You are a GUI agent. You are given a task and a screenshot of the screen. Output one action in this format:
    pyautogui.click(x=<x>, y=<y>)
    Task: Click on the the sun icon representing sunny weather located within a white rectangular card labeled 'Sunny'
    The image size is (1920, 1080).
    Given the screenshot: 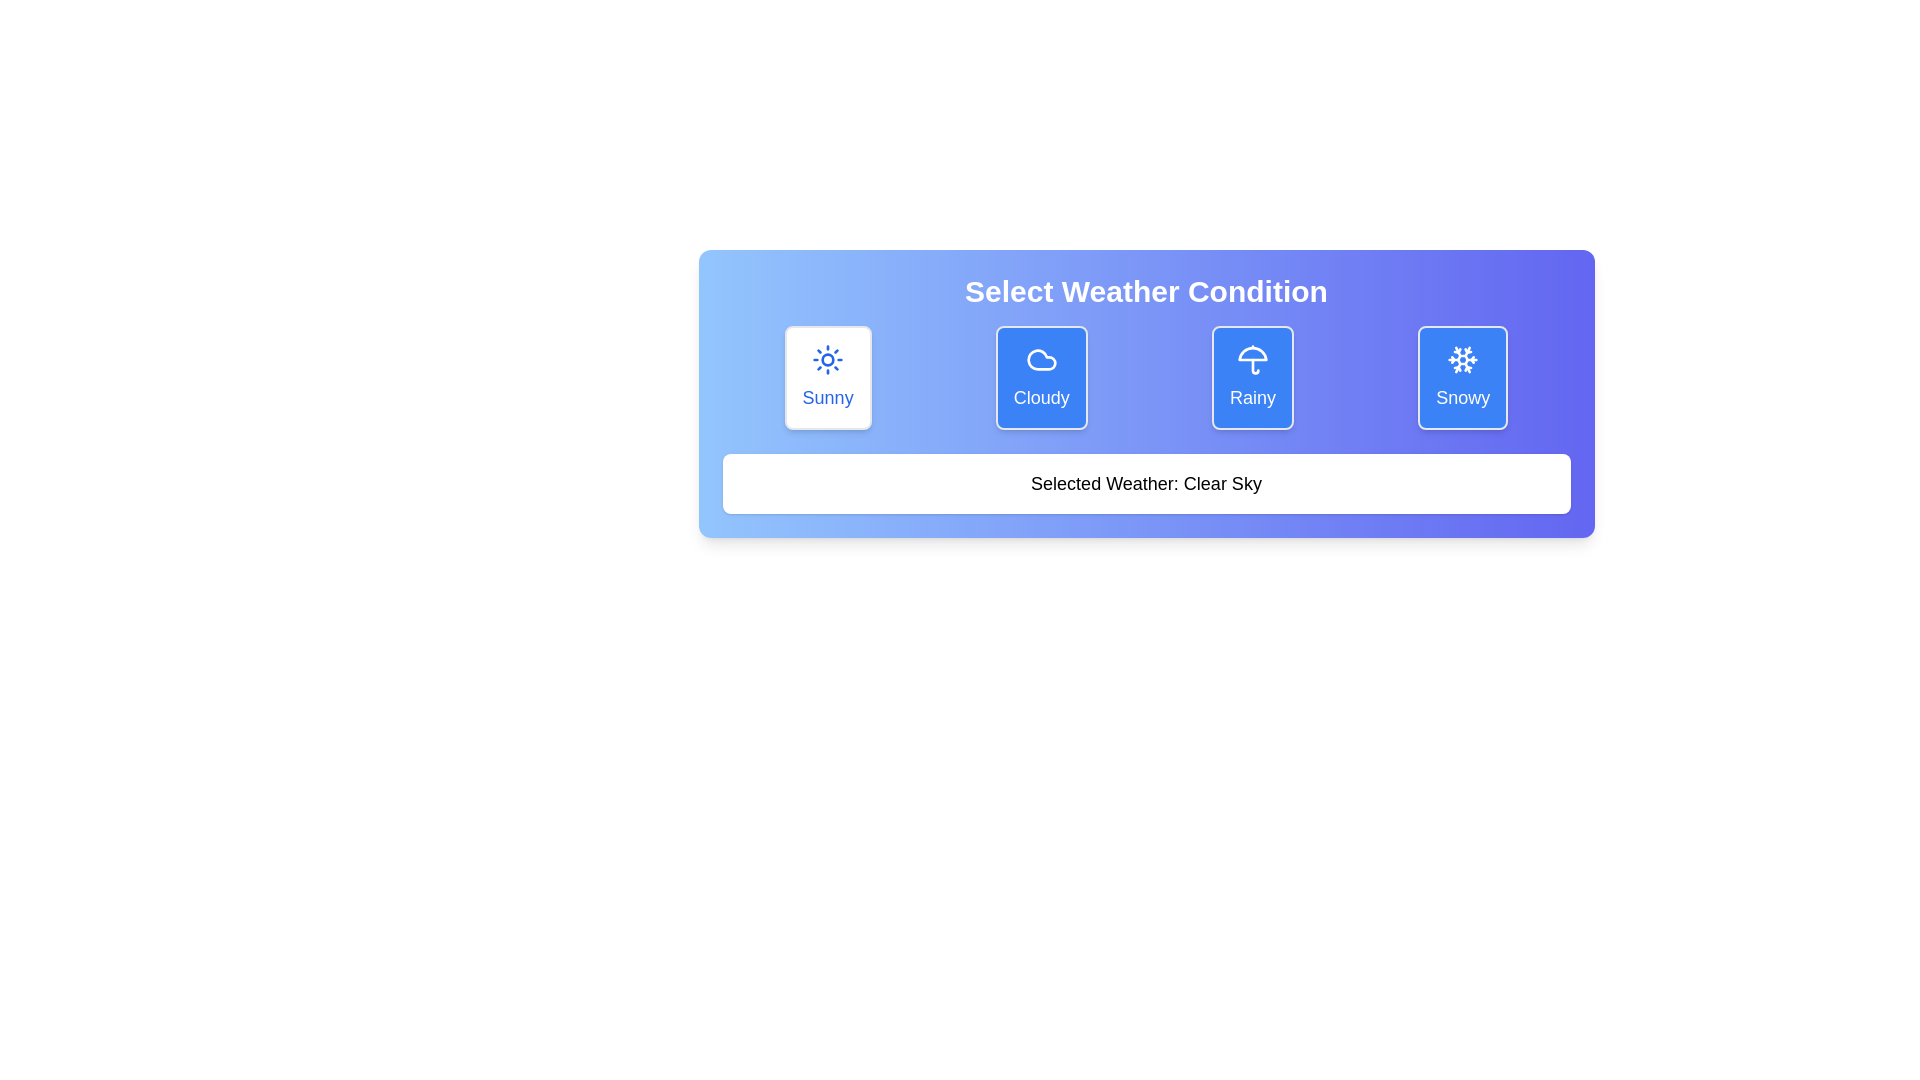 What is the action you would take?
    pyautogui.click(x=828, y=358)
    